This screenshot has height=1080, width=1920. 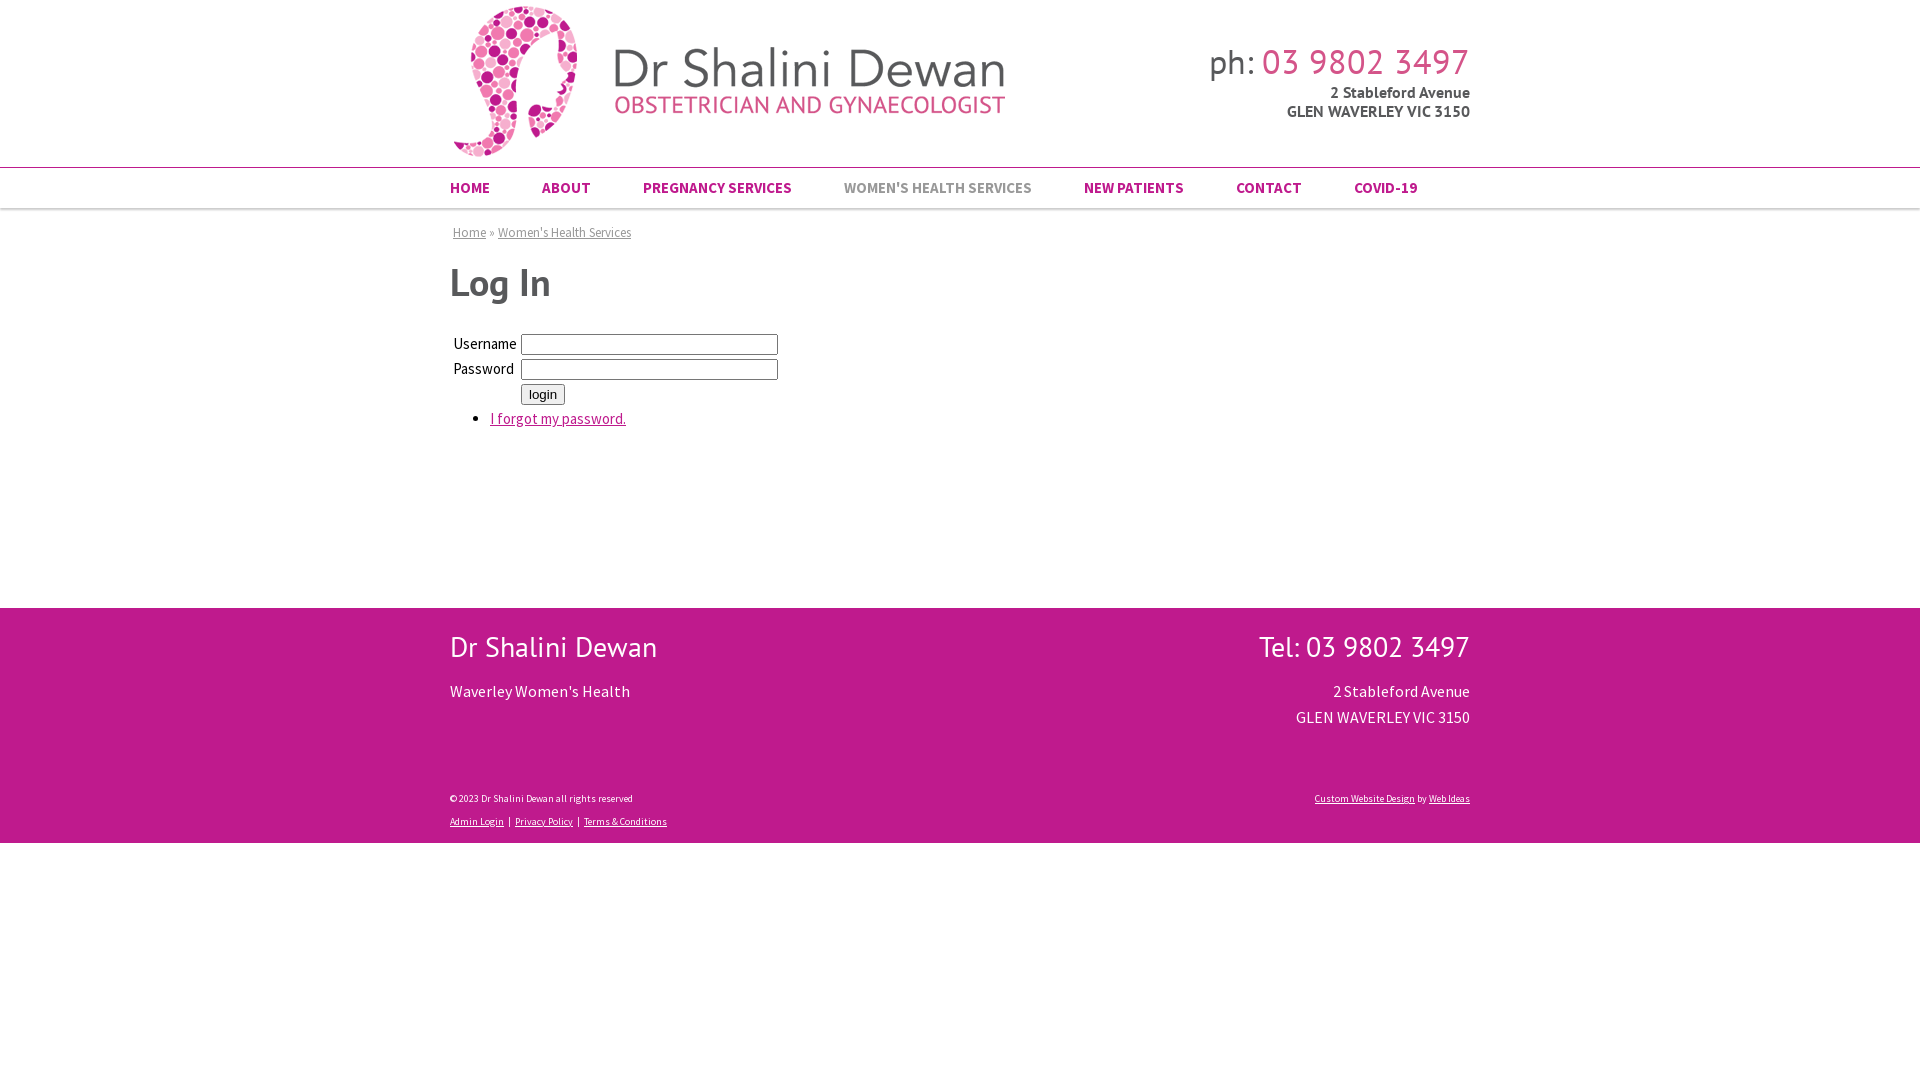 I want to click on 'Terms & Conditions', so click(x=624, y=821).